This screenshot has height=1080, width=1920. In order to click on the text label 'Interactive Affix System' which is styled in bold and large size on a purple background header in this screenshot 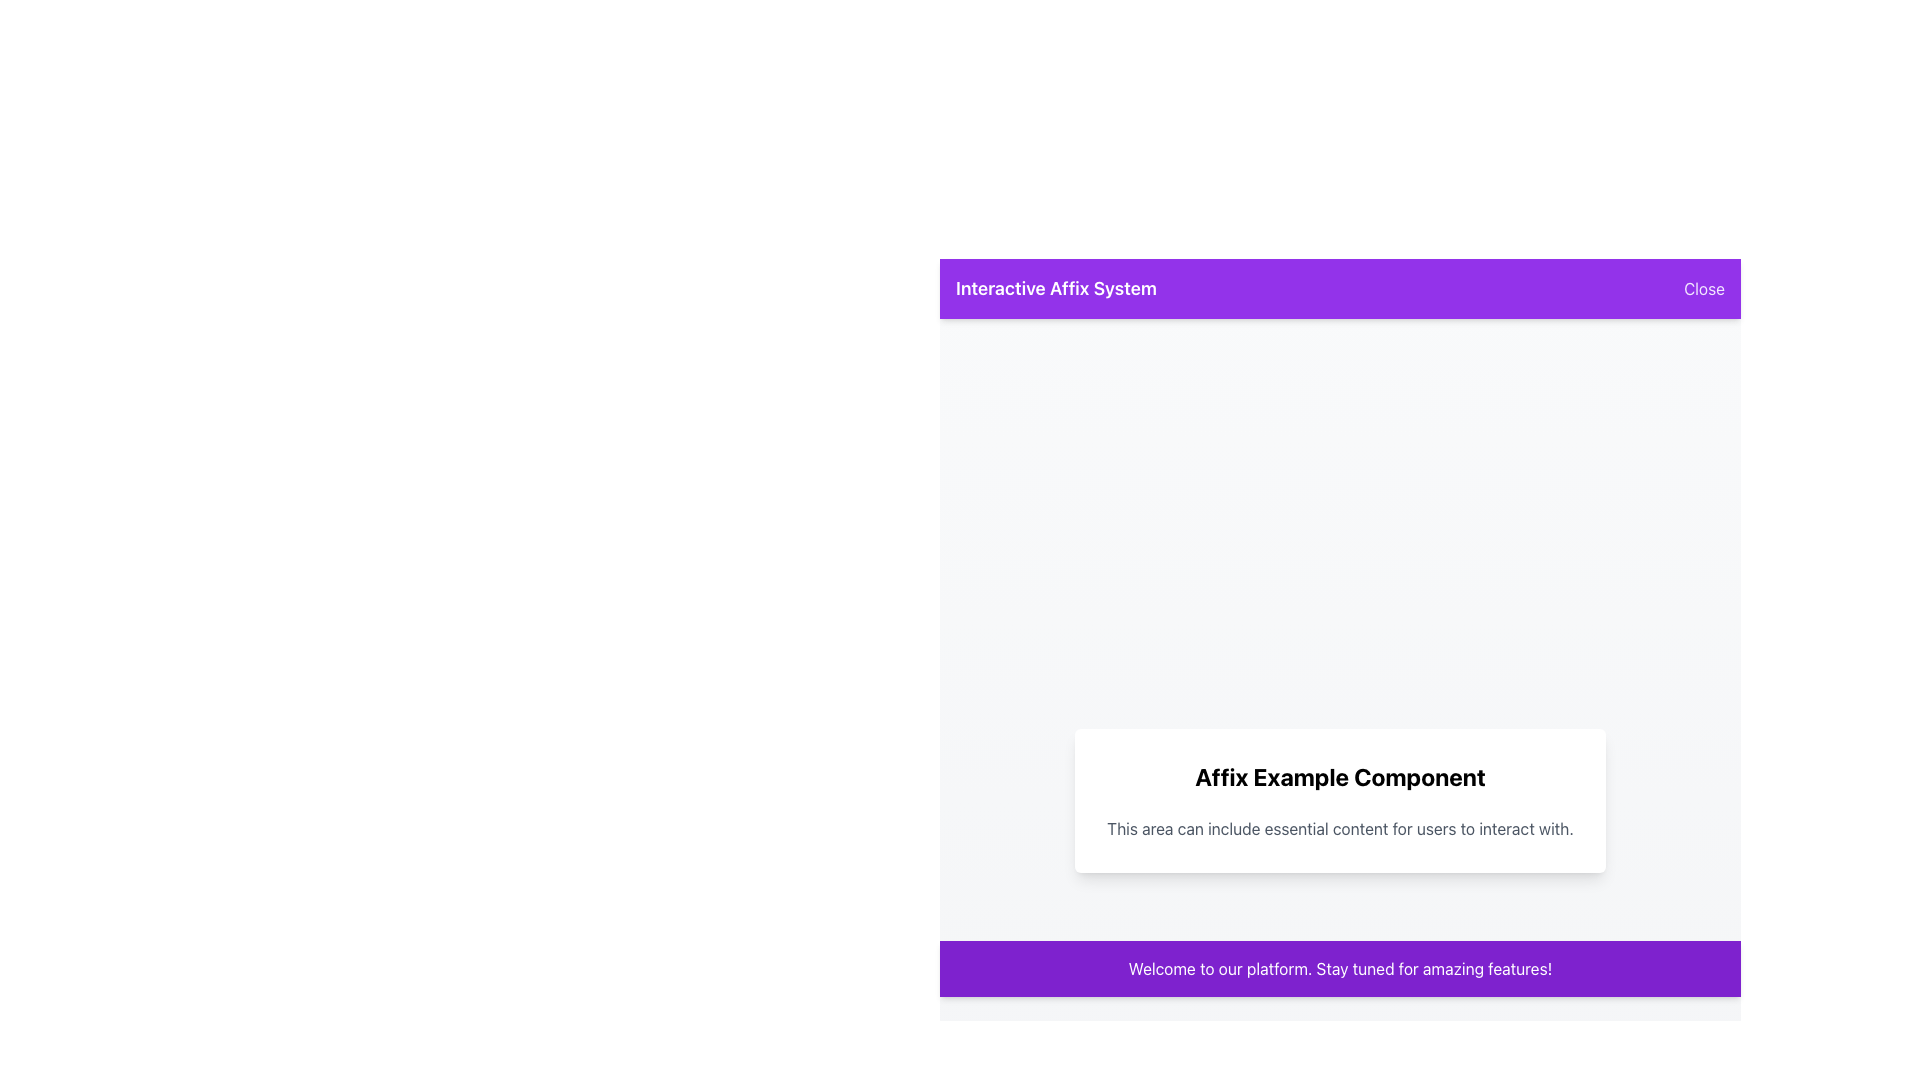, I will do `click(1055, 289)`.